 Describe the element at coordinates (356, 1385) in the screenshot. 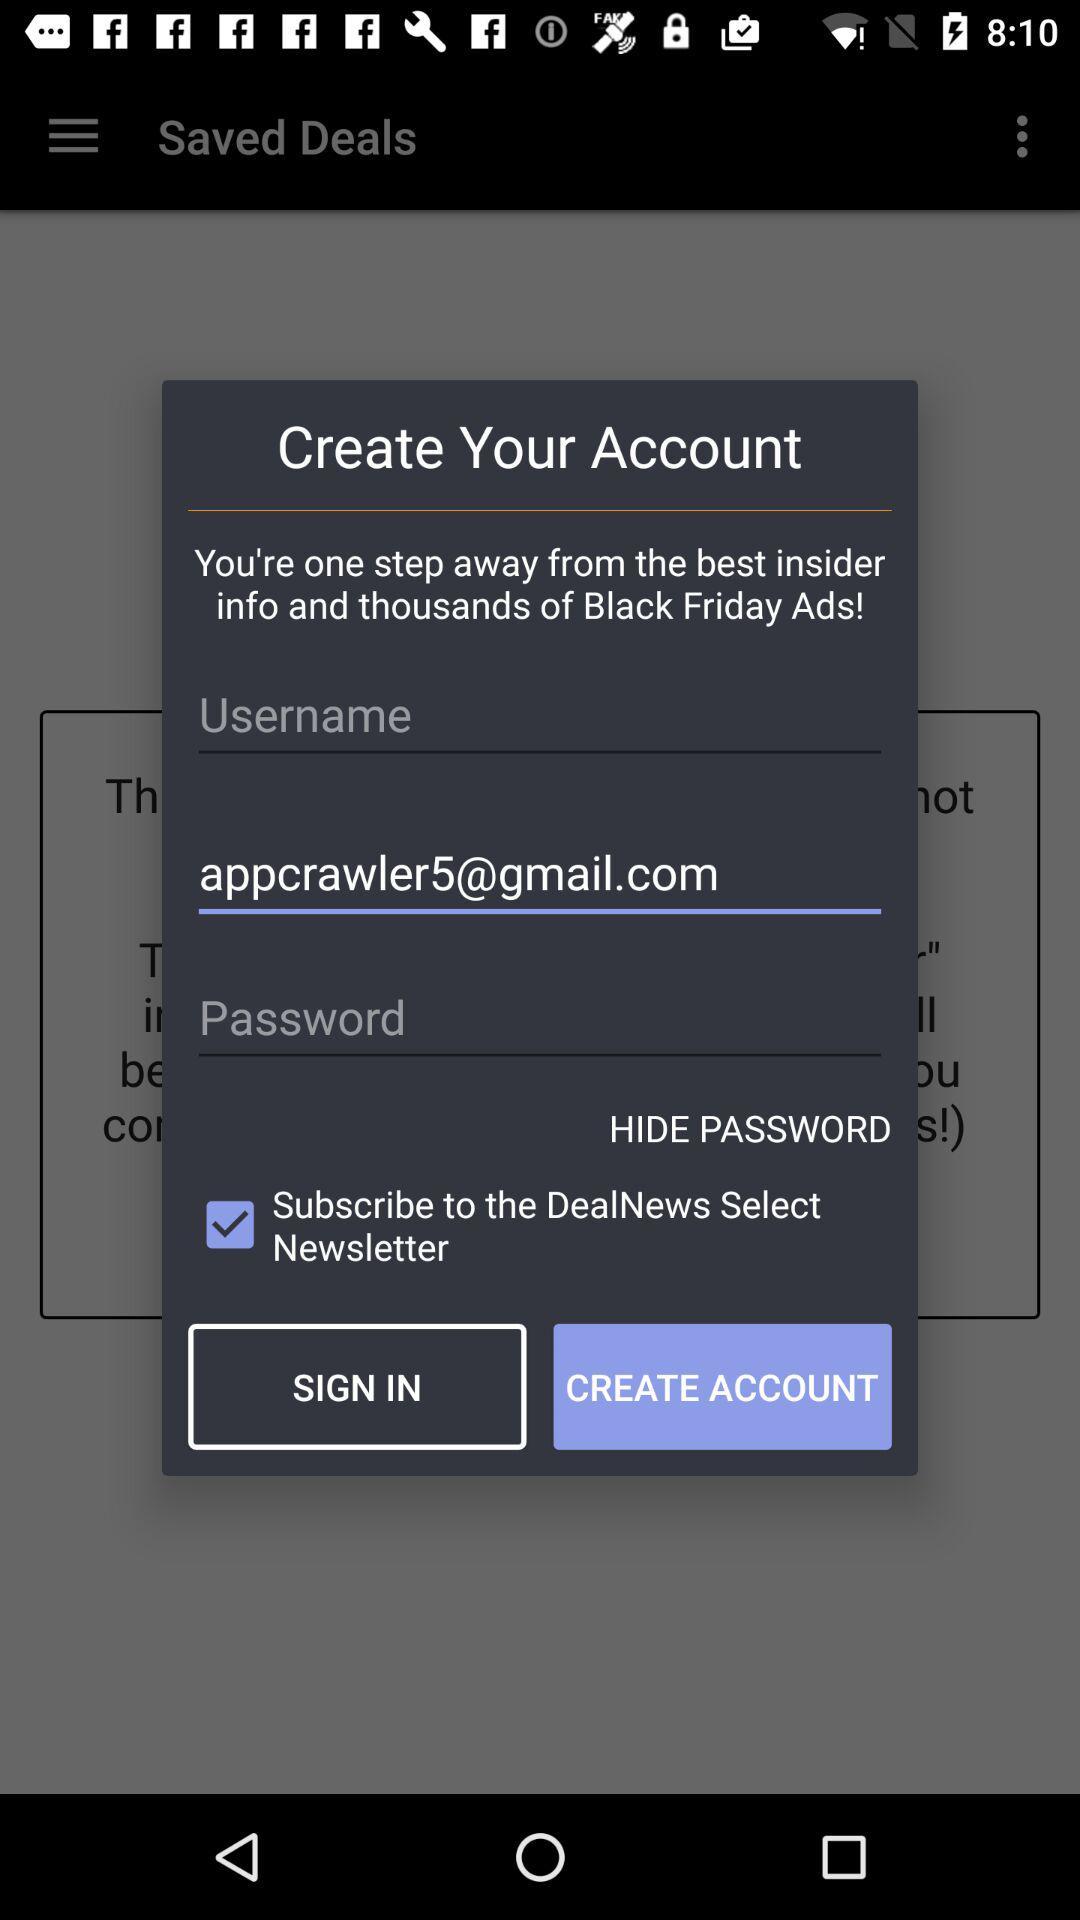

I see `the item to the left of the create account icon` at that location.